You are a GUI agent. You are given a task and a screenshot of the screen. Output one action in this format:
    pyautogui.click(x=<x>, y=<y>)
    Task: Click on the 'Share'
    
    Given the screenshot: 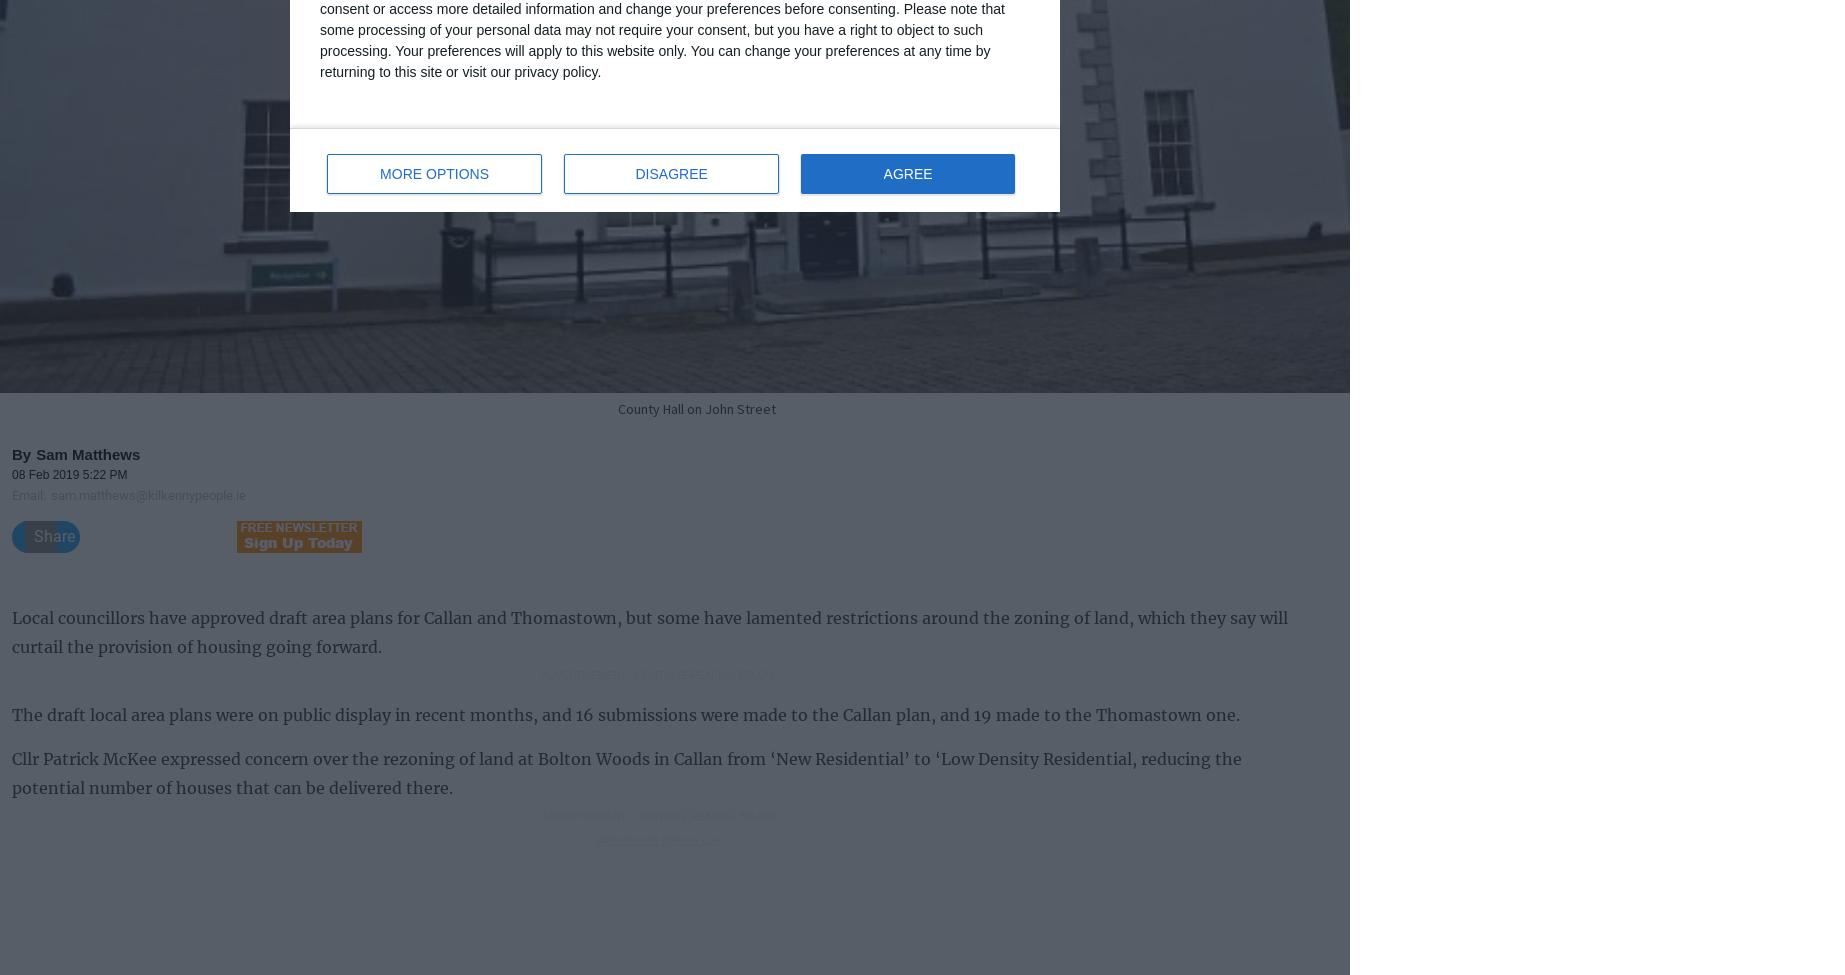 What is the action you would take?
    pyautogui.click(x=54, y=534)
    